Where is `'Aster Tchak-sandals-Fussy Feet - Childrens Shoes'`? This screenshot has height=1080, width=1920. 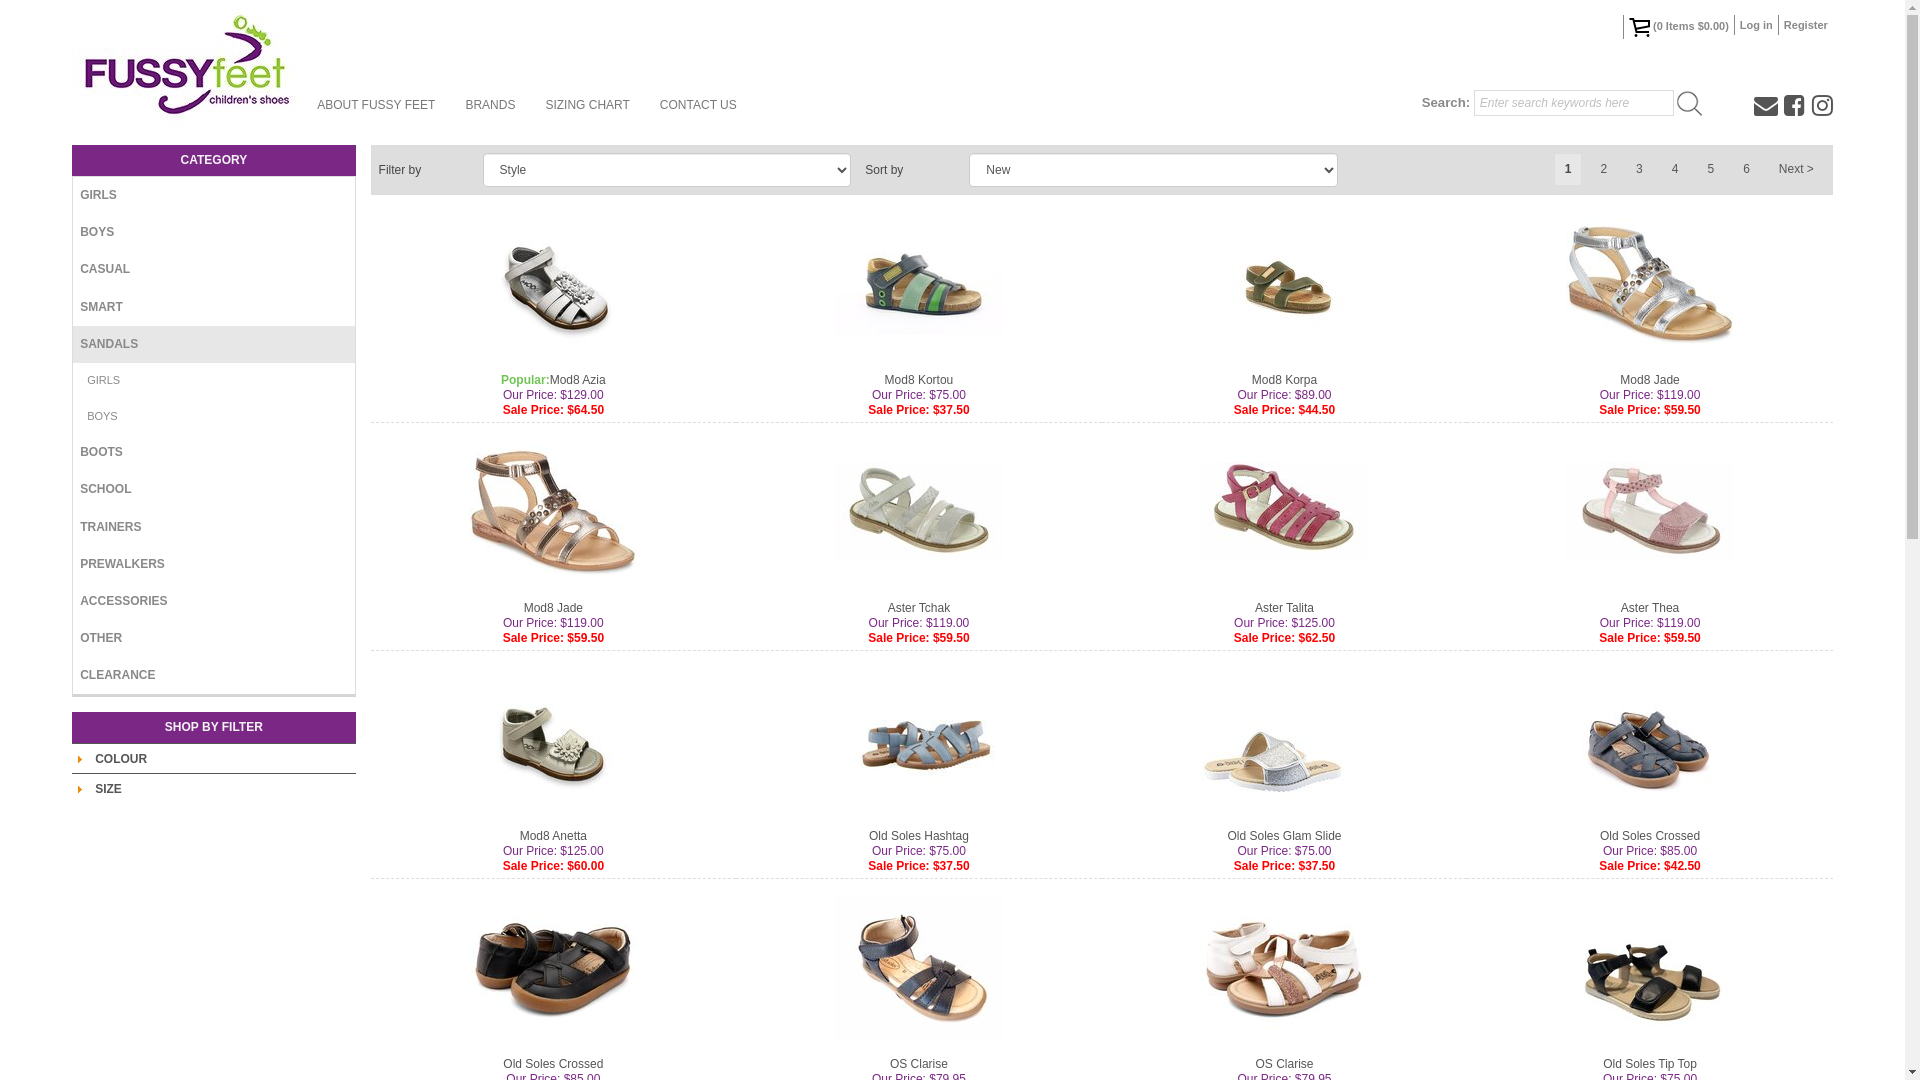 'Aster Tchak-sandals-Fussy Feet - Childrens Shoes' is located at coordinates (917, 511).